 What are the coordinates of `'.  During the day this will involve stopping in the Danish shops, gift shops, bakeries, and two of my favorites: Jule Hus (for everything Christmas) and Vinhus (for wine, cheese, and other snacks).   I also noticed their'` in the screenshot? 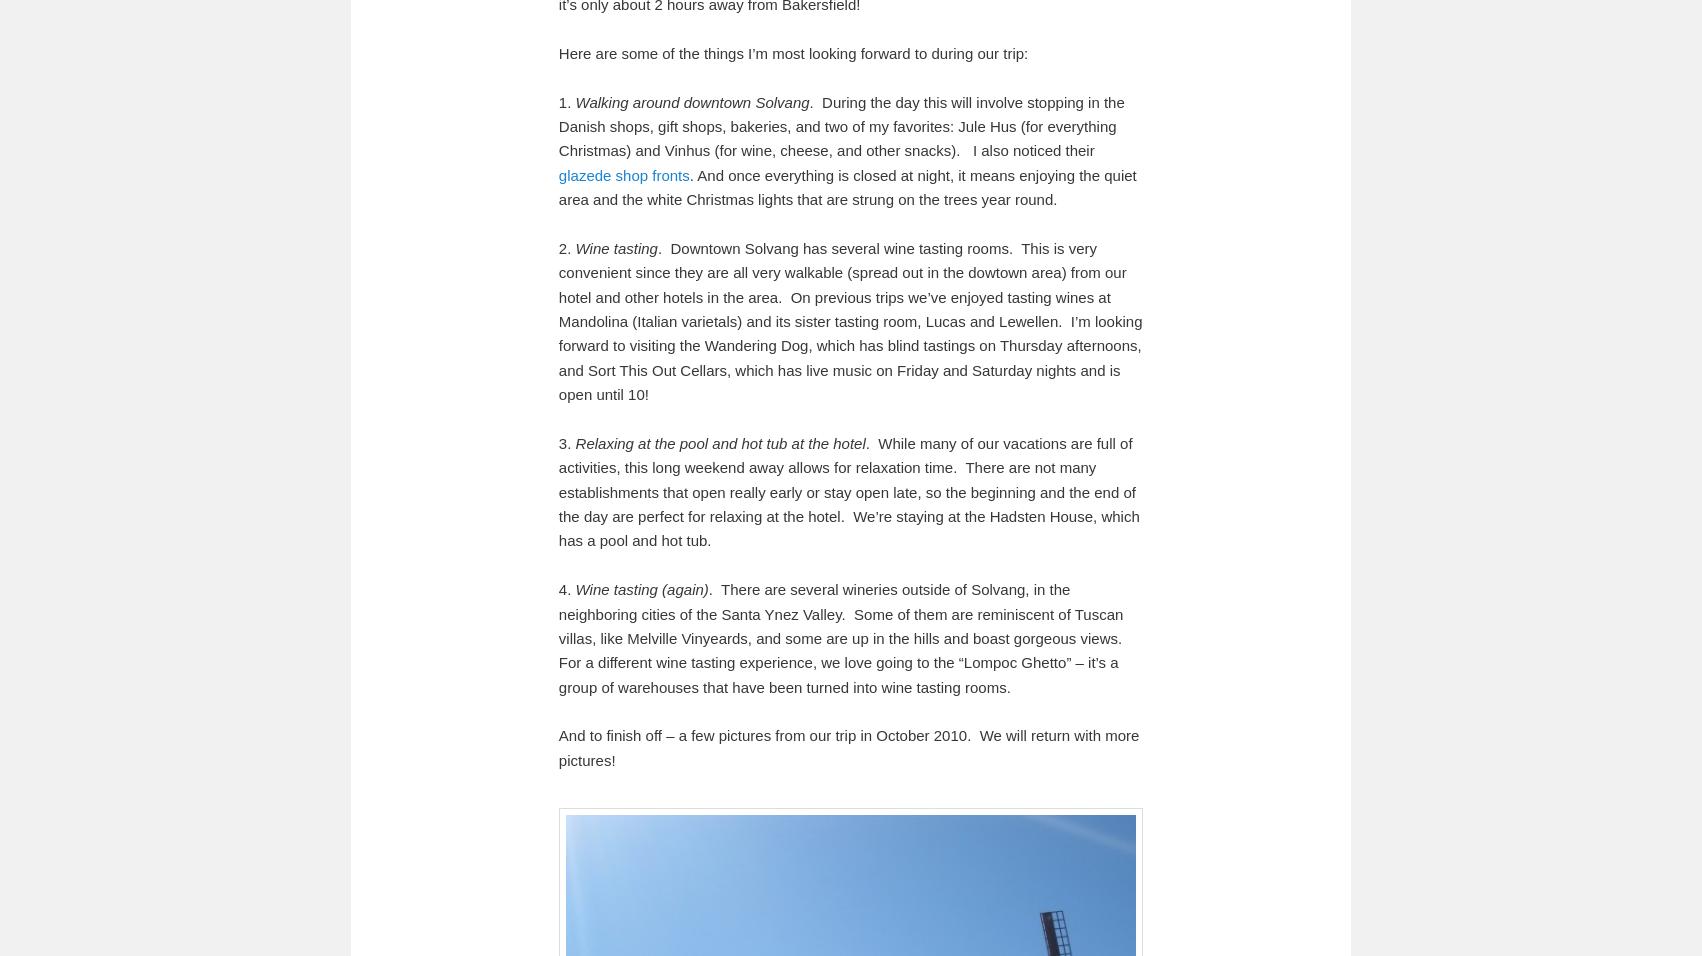 It's located at (556, 126).